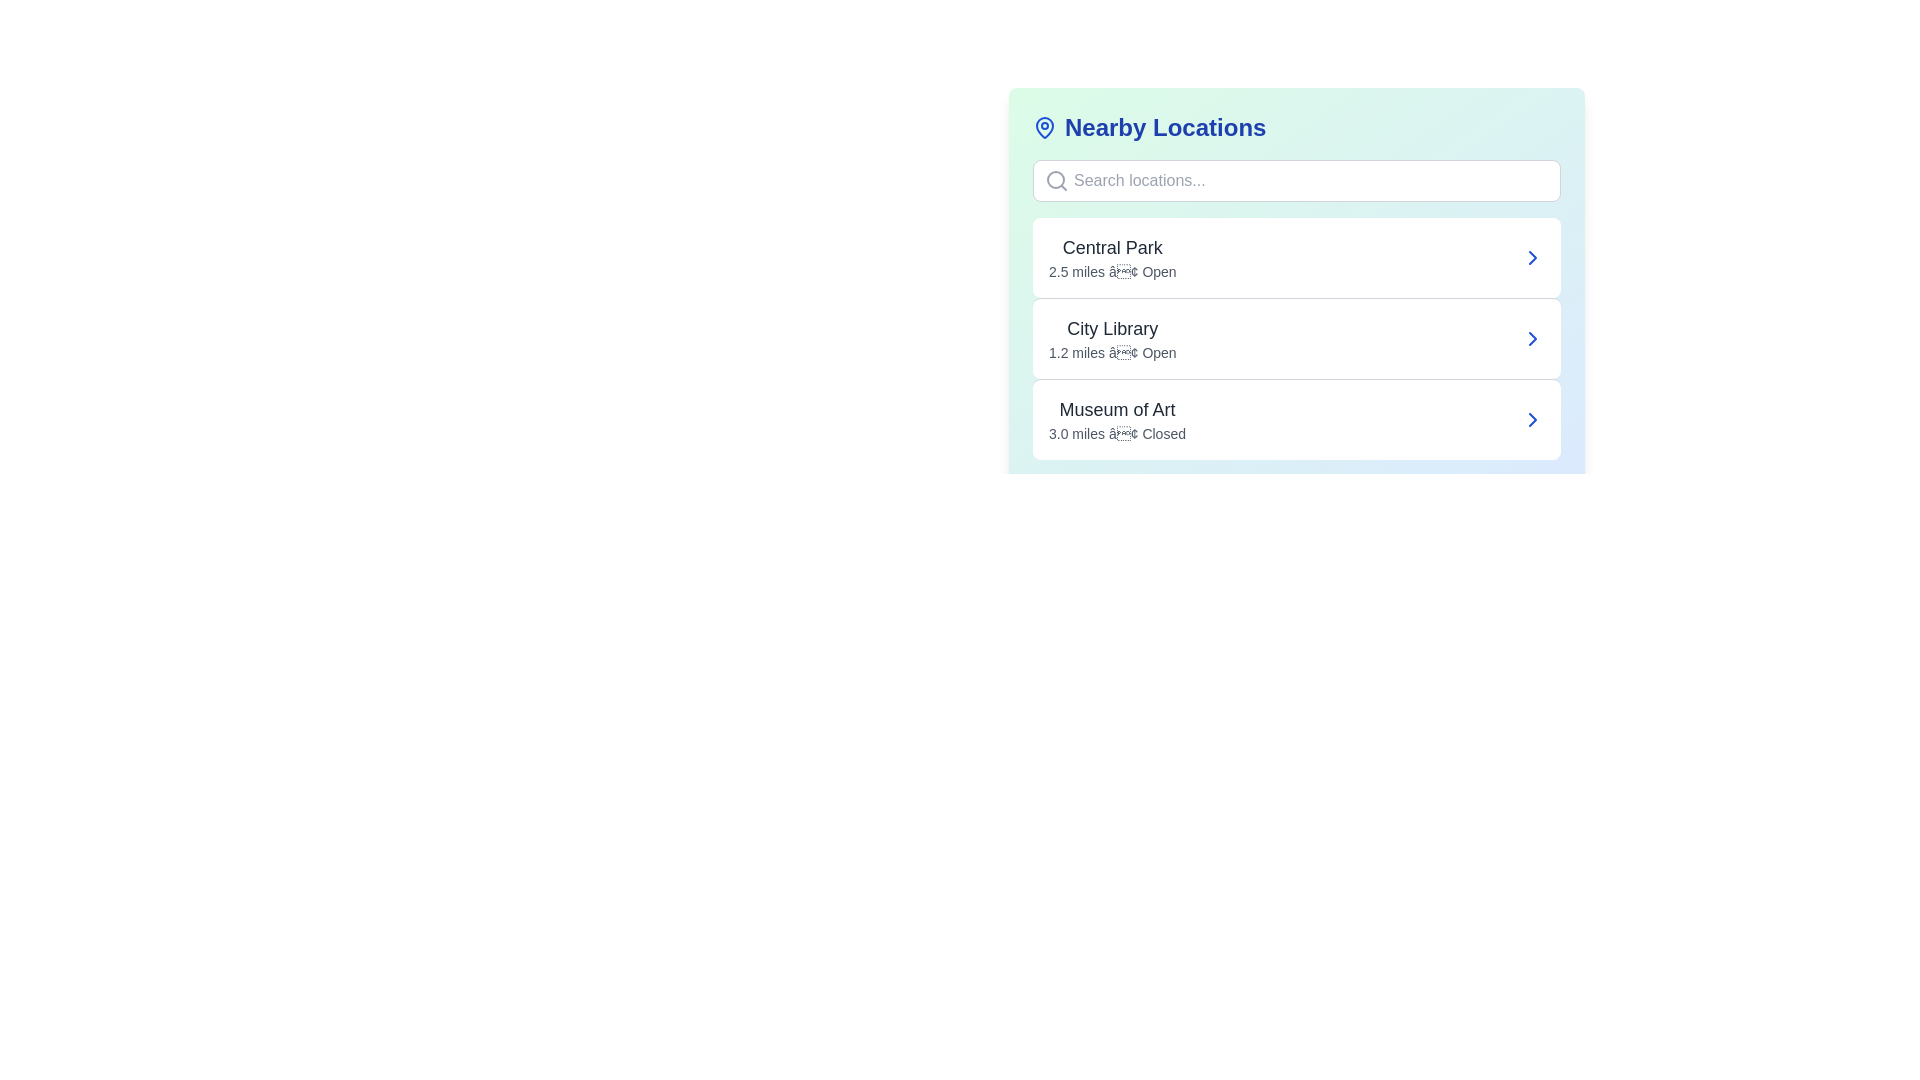 Image resolution: width=1920 pixels, height=1080 pixels. What do you see at coordinates (1116, 408) in the screenshot?
I see `text label displaying 'Museum of Art' located in the middle section of the Nearby Locations panel, positioned under 'City Library' and above '3.0 miles • Closed'` at bounding box center [1116, 408].